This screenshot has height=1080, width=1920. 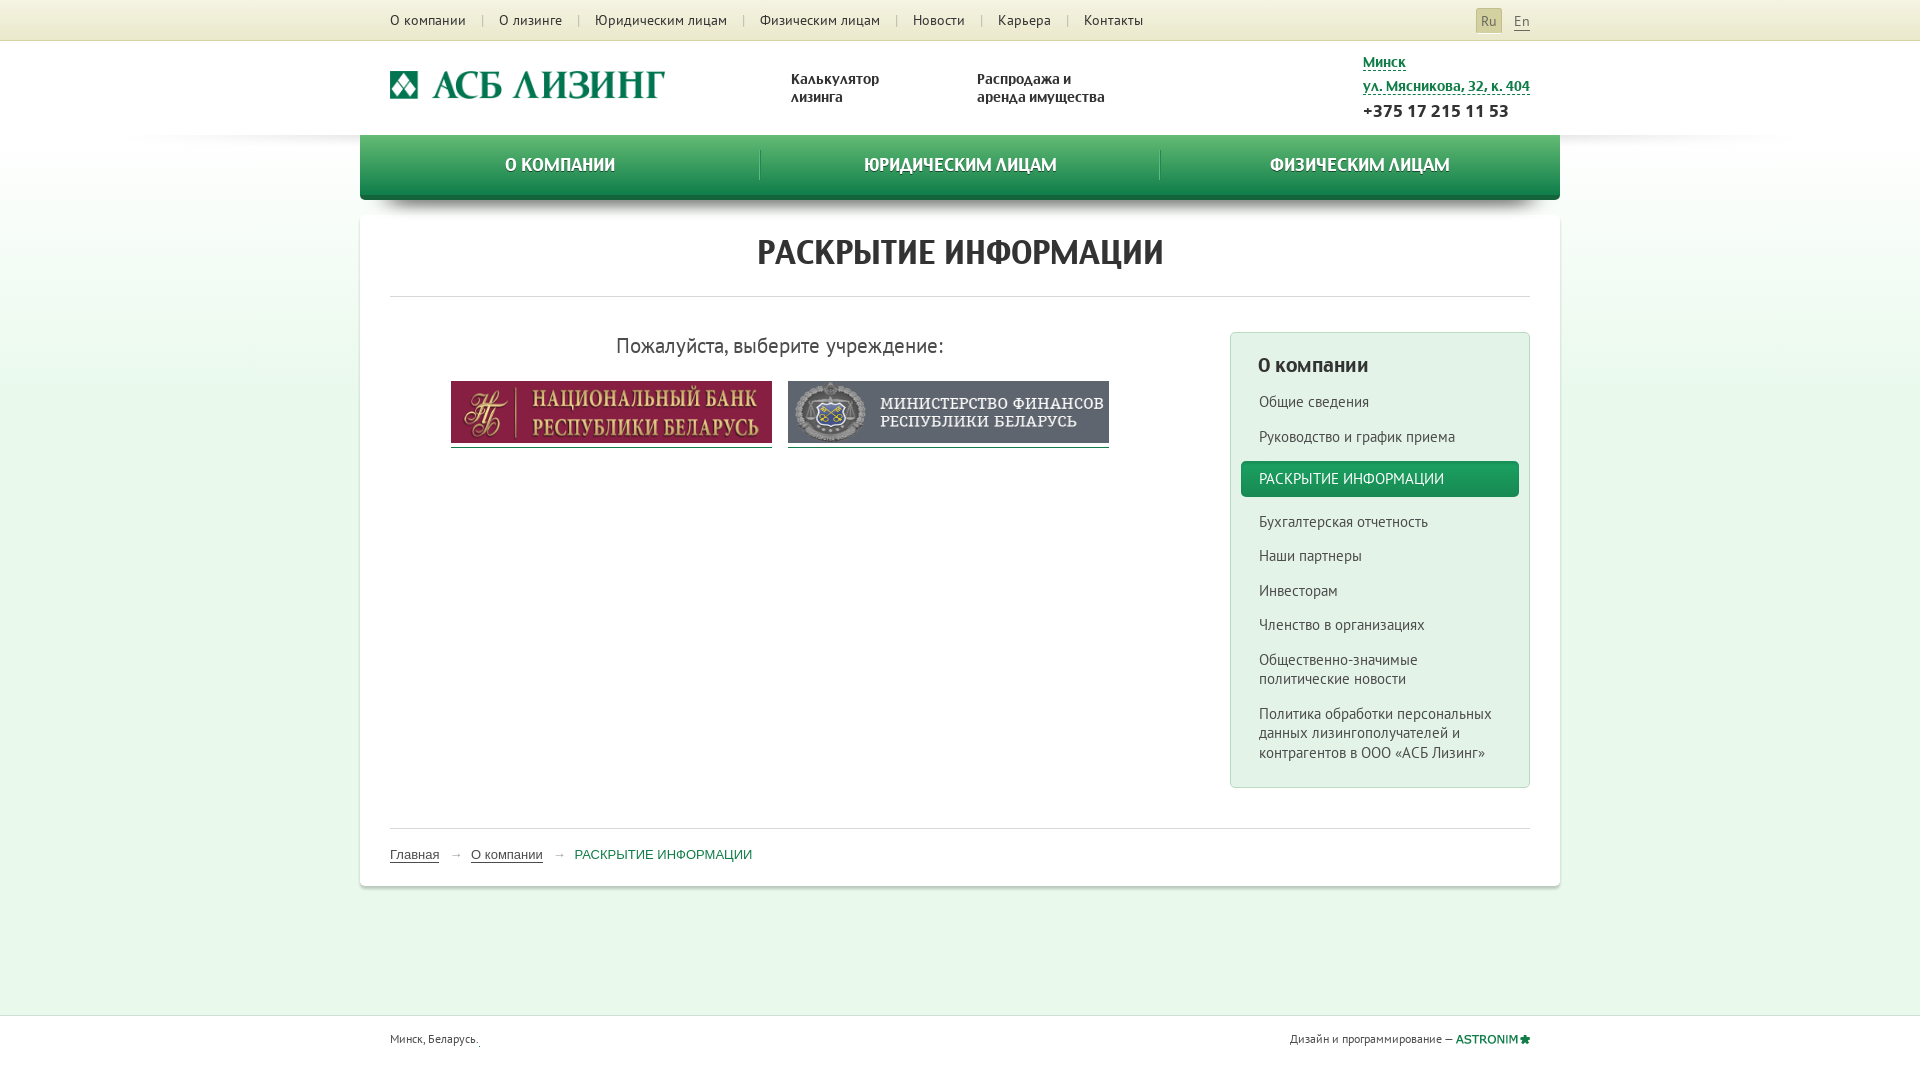 I want to click on 'LiveInternet', so click(x=478, y=1041).